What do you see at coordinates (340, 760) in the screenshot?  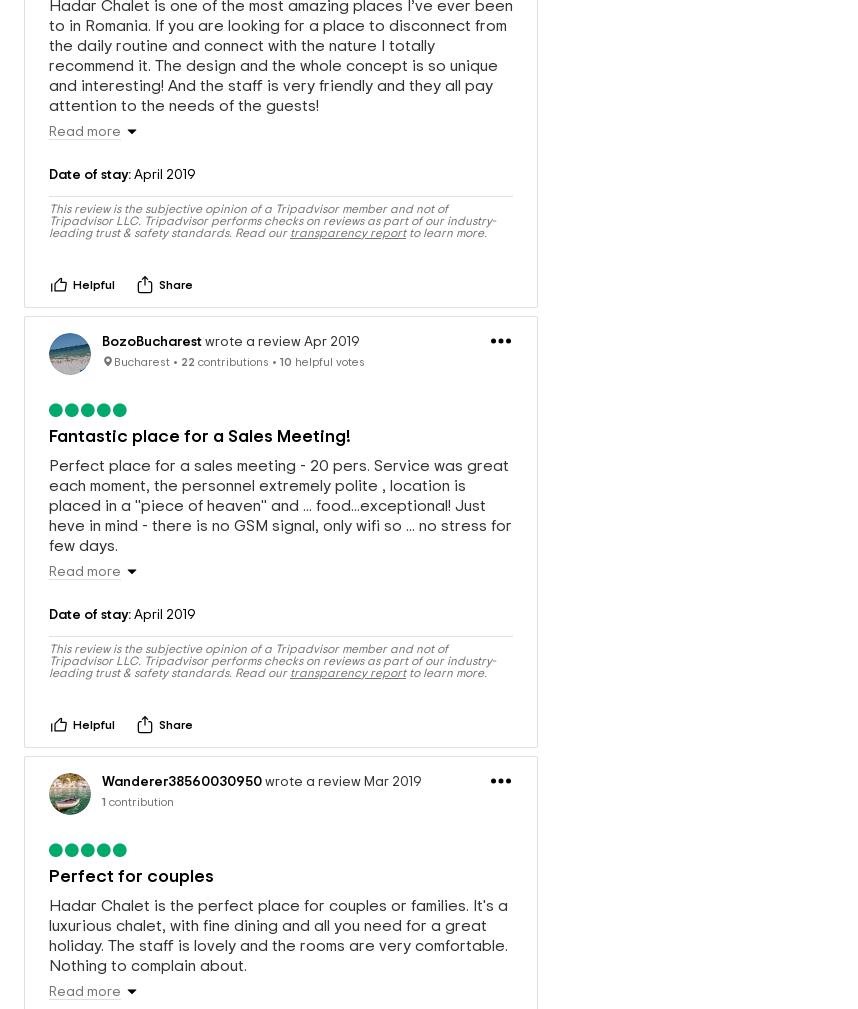 I see `'wrote a review Mar 2019'` at bounding box center [340, 760].